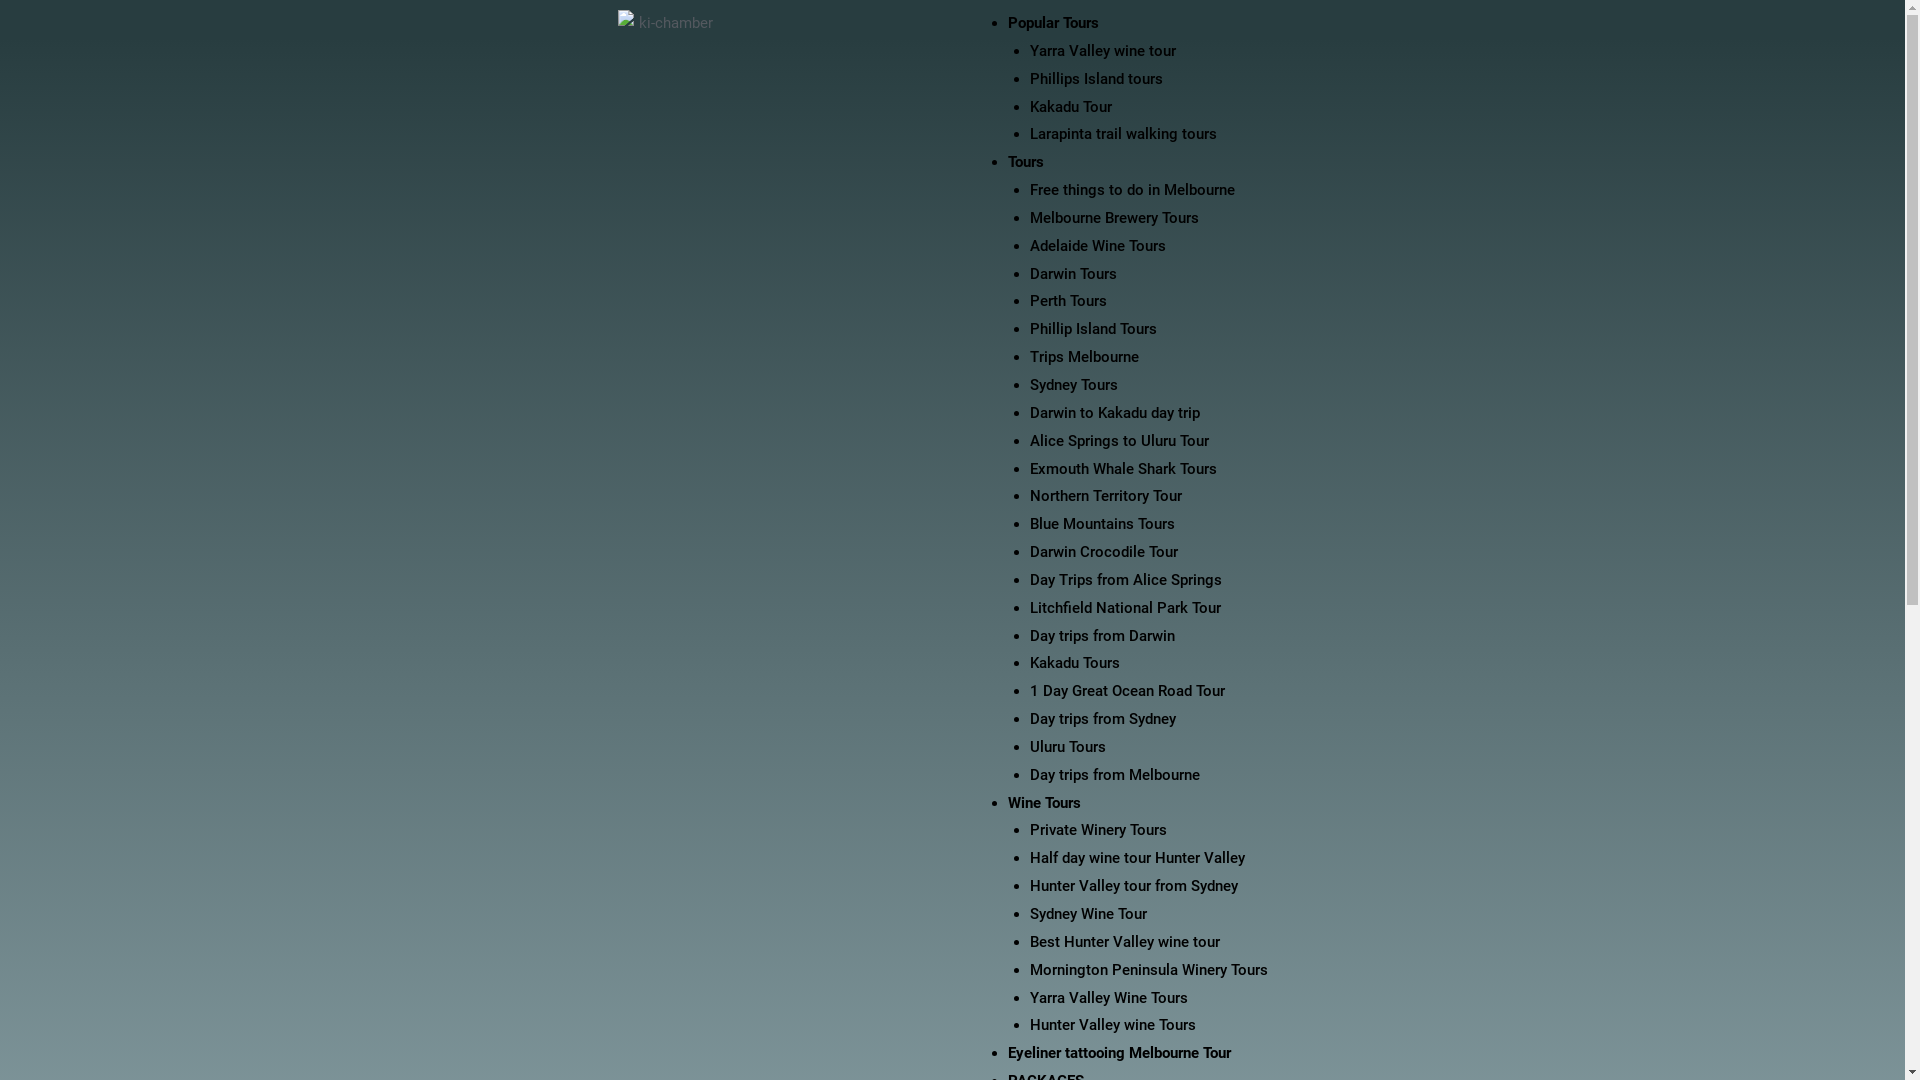 This screenshot has height=1080, width=1920. I want to click on 'Phillip Island Tours', so click(1092, 327).